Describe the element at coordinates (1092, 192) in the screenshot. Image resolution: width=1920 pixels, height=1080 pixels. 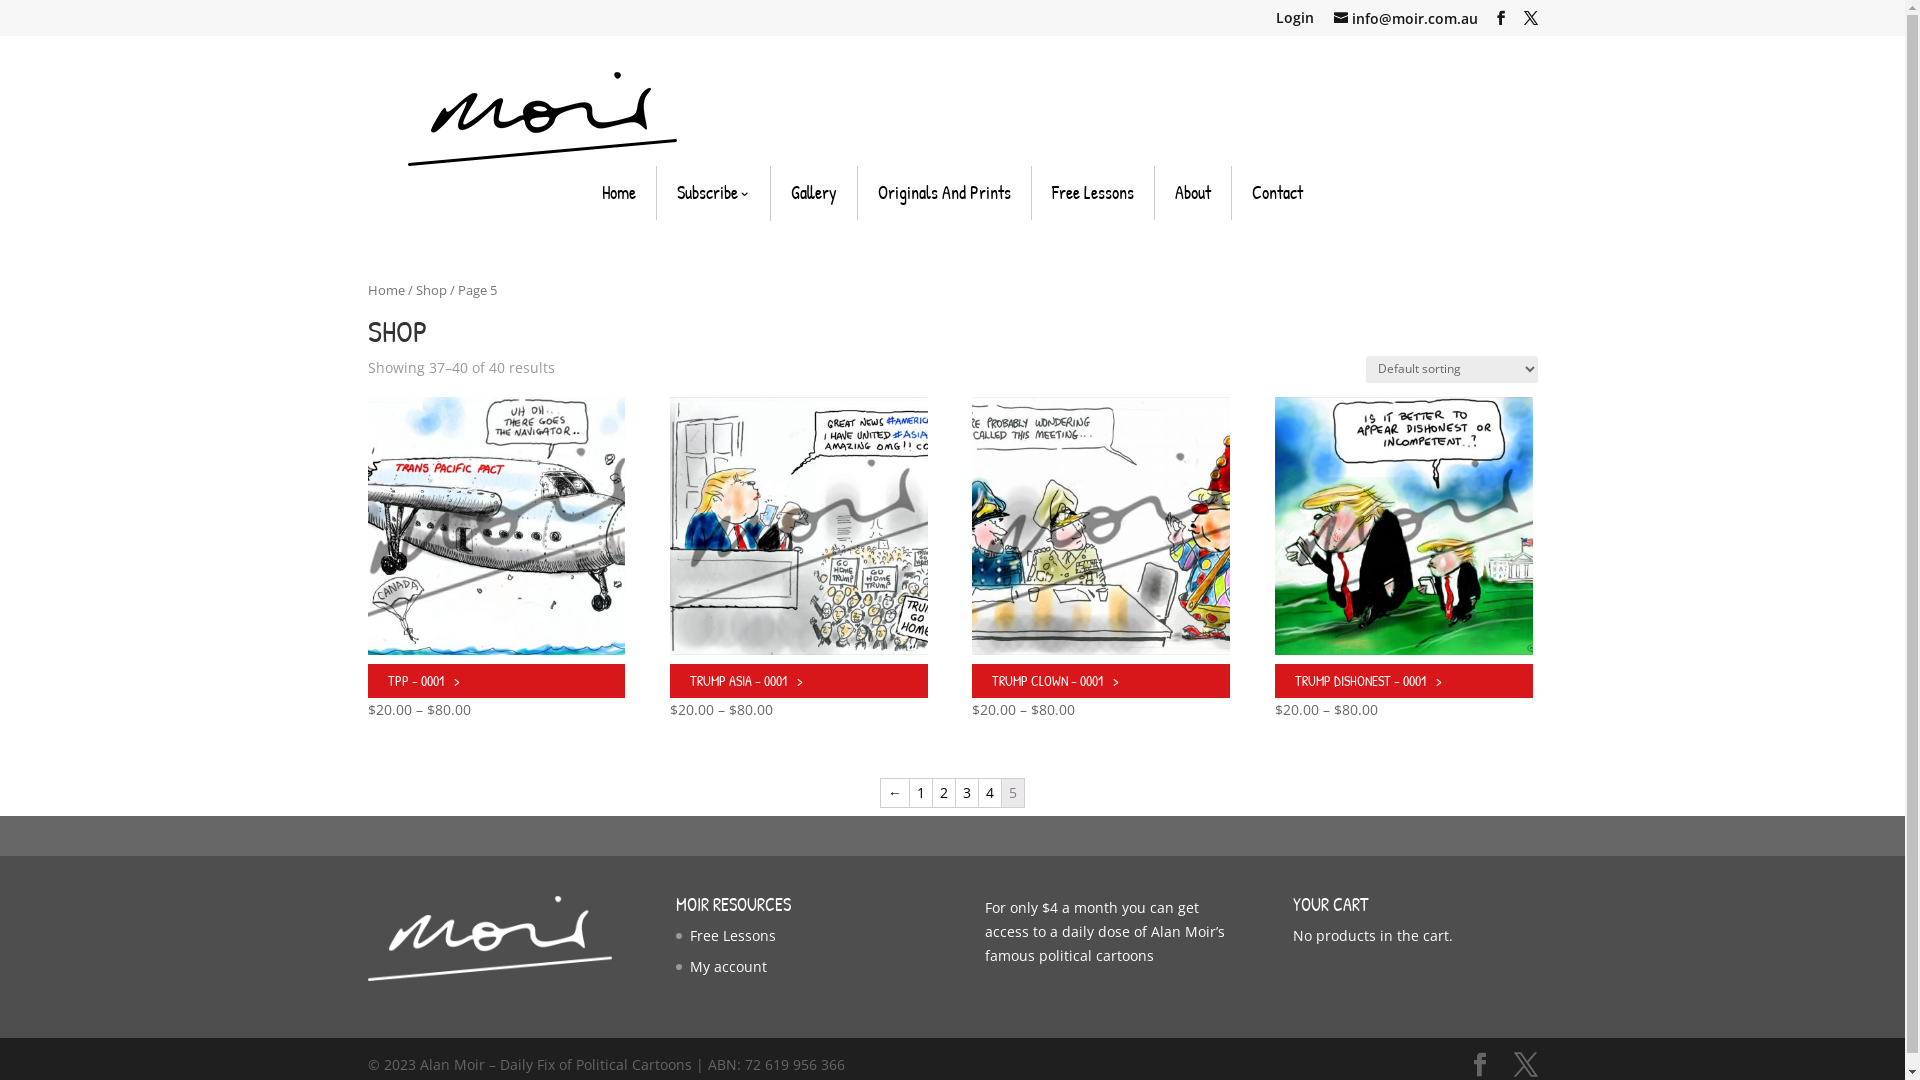
I see `'Free Lessons'` at that location.